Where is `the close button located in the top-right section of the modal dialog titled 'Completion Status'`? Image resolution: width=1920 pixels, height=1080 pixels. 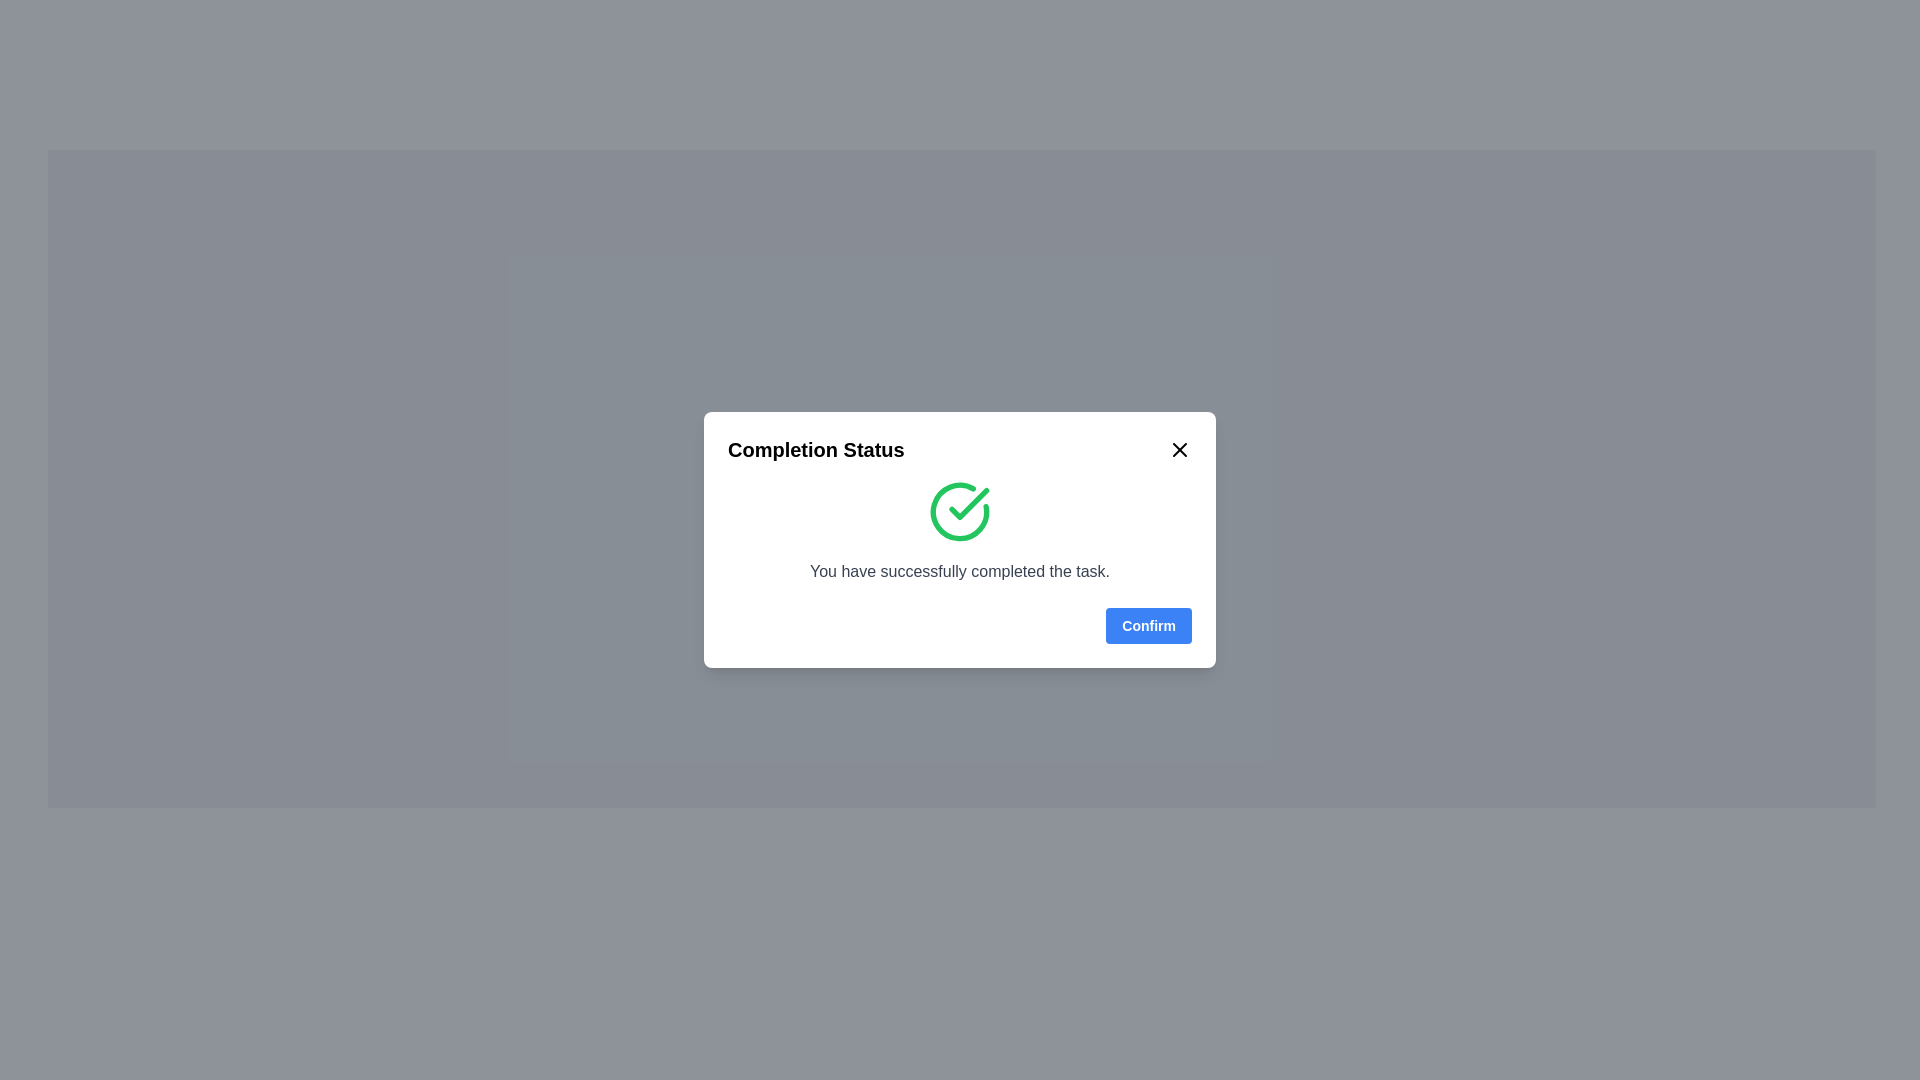 the close button located in the top-right section of the modal dialog titled 'Completion Status' is located at coordinates (1180, 450).